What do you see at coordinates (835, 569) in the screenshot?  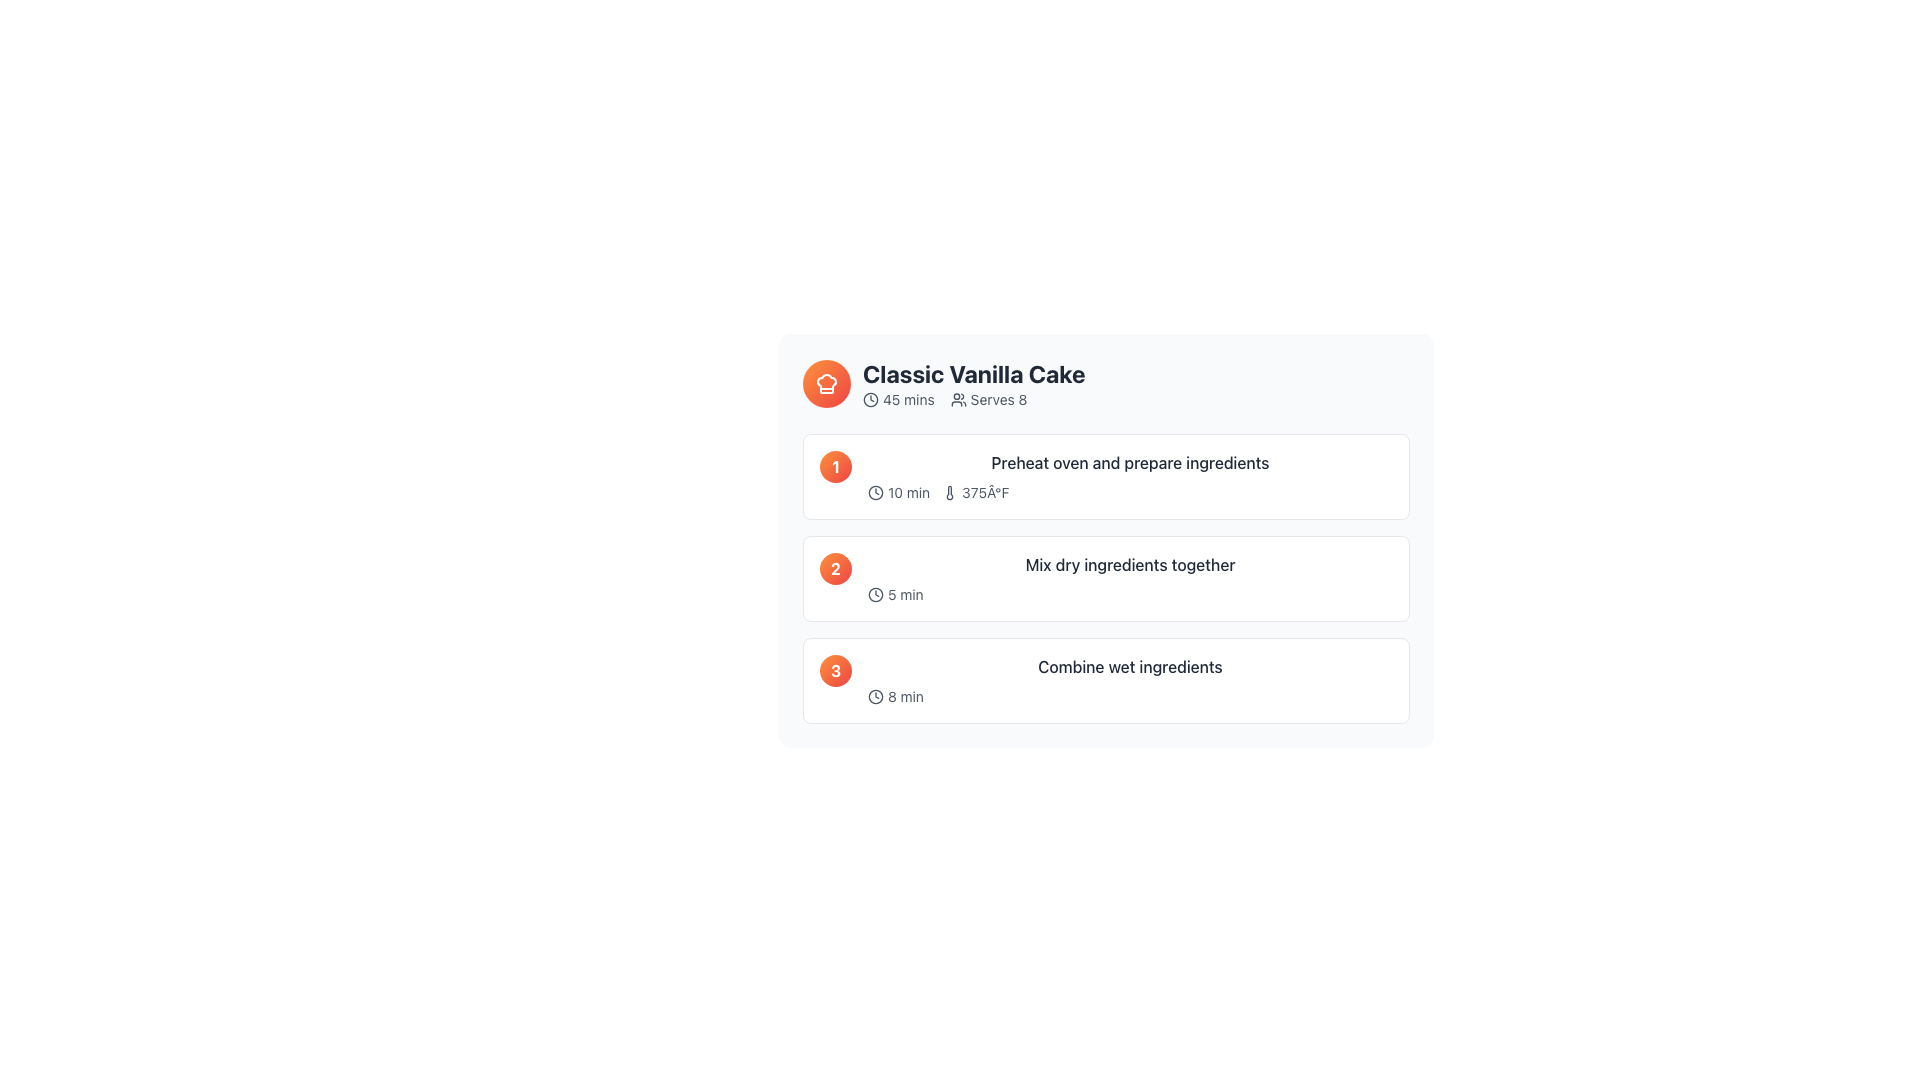 I see `the Step Indicator element, which is a circular badge with a gradient color scheme and a bold white numeral '2' centered within it, located at the start of the step labeled 'Mix dry ingredients together'` at bounding box center [835, 569].